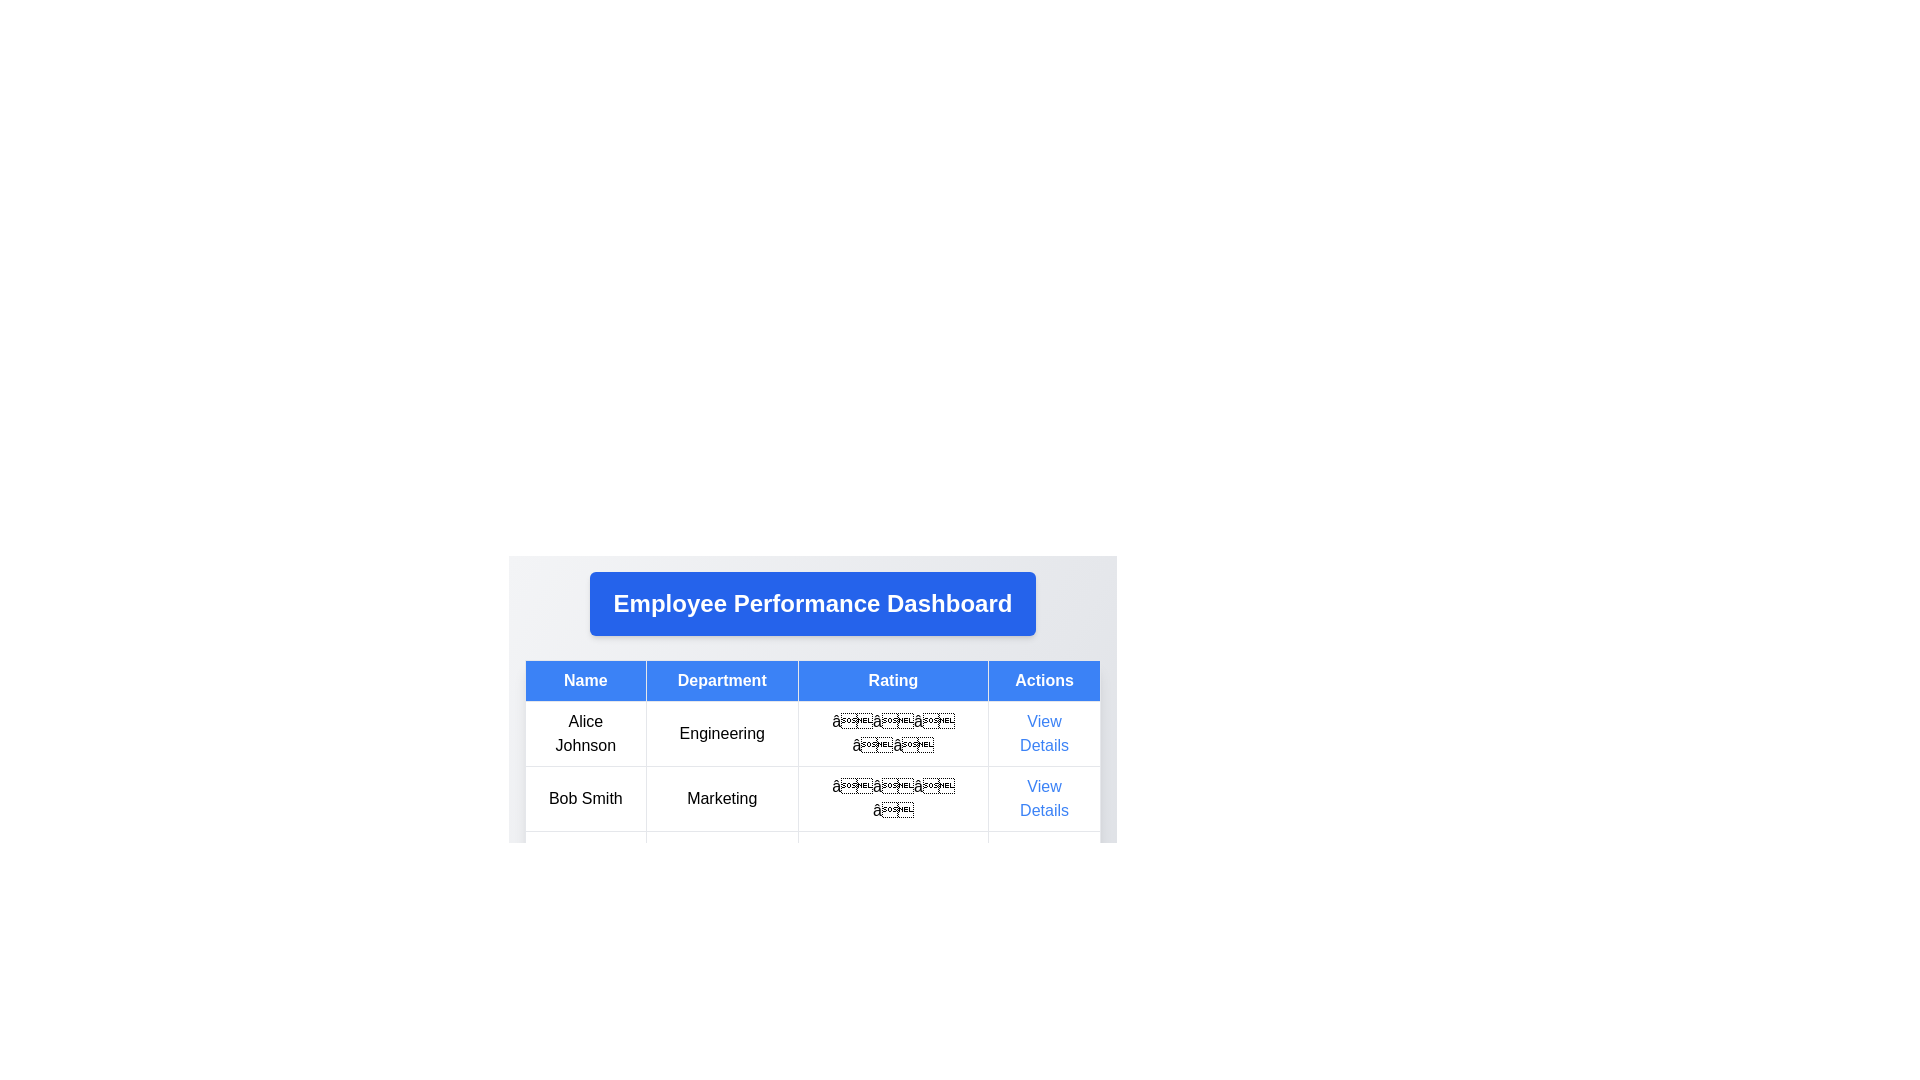  Describe the element at coordinates (892, 797) in the screenshot. I see `the Rating indicator, which consists of four graphical star icons arranged horizontally, located in the third column of the second row titled 'Bob Smith Marketing'` at that location.